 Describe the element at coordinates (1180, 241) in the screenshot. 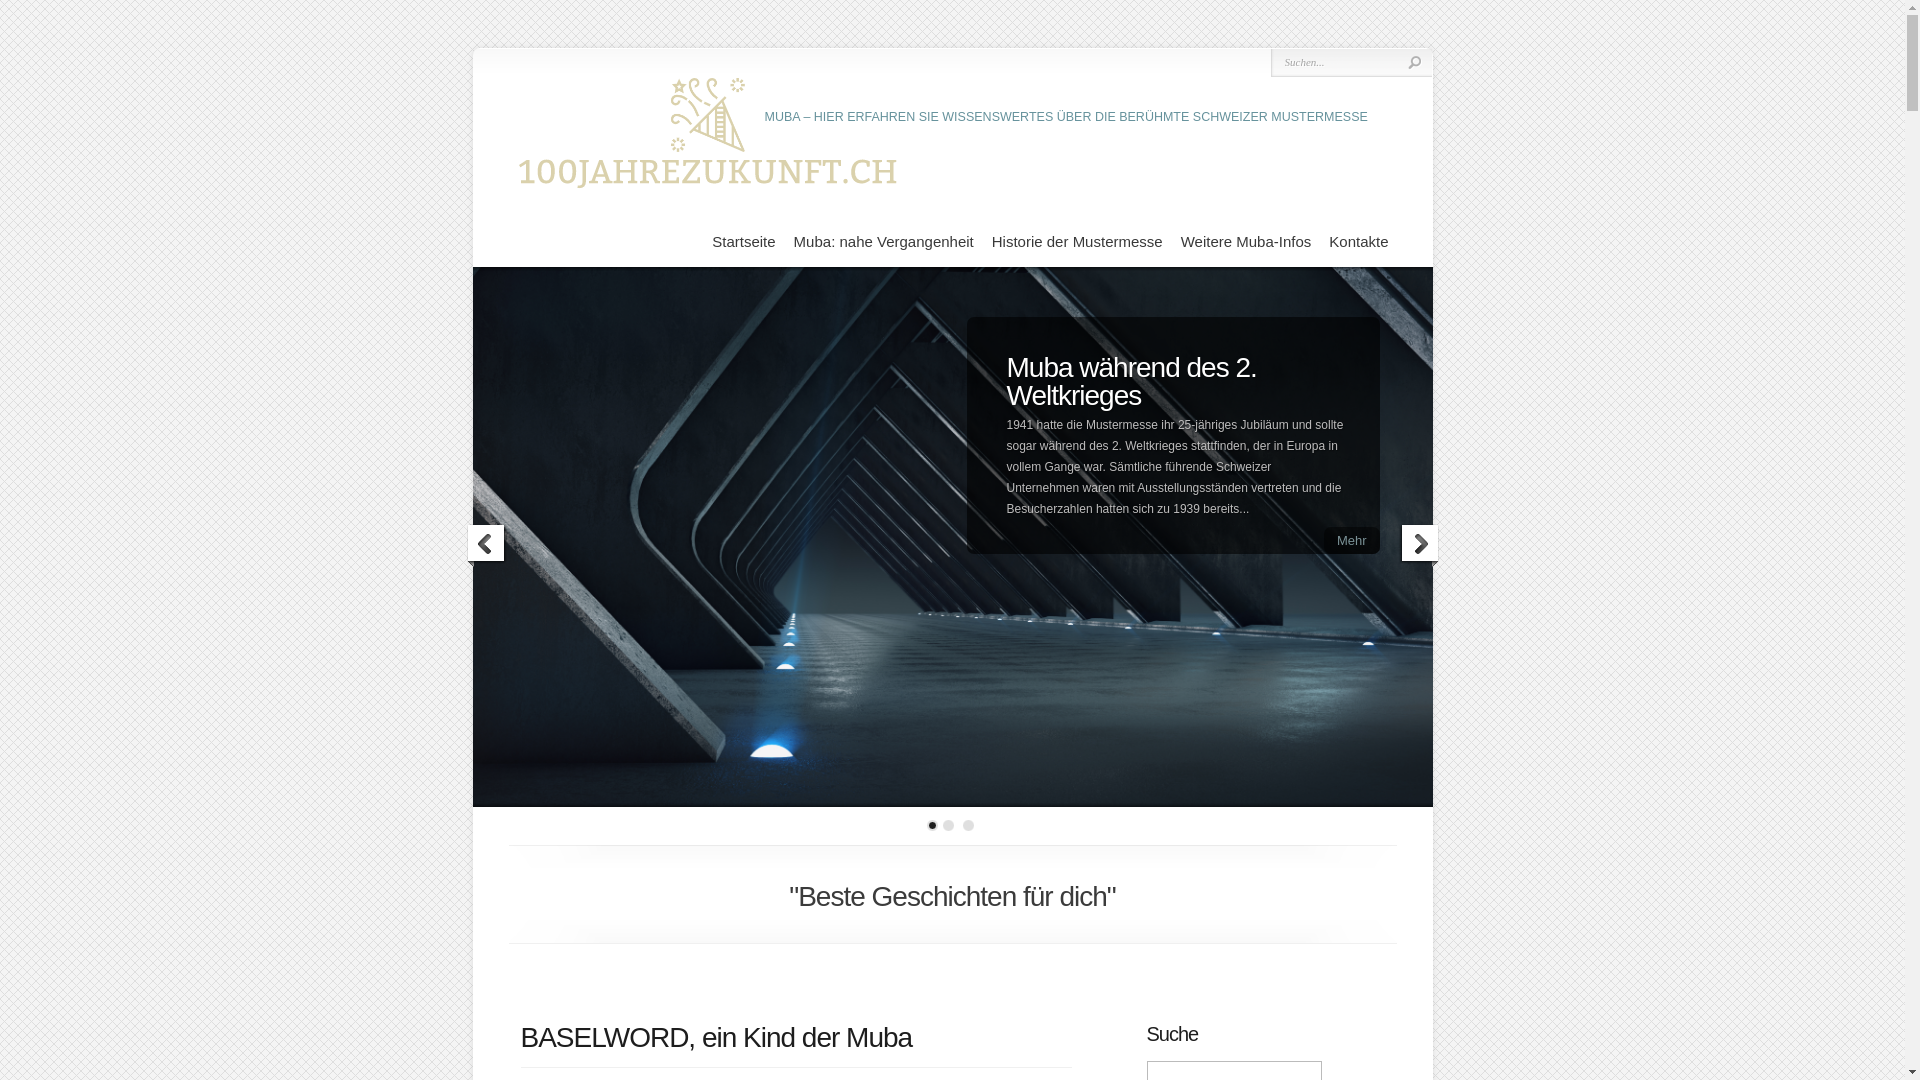

I see `'Weitere Muba-Infos'` at that location.